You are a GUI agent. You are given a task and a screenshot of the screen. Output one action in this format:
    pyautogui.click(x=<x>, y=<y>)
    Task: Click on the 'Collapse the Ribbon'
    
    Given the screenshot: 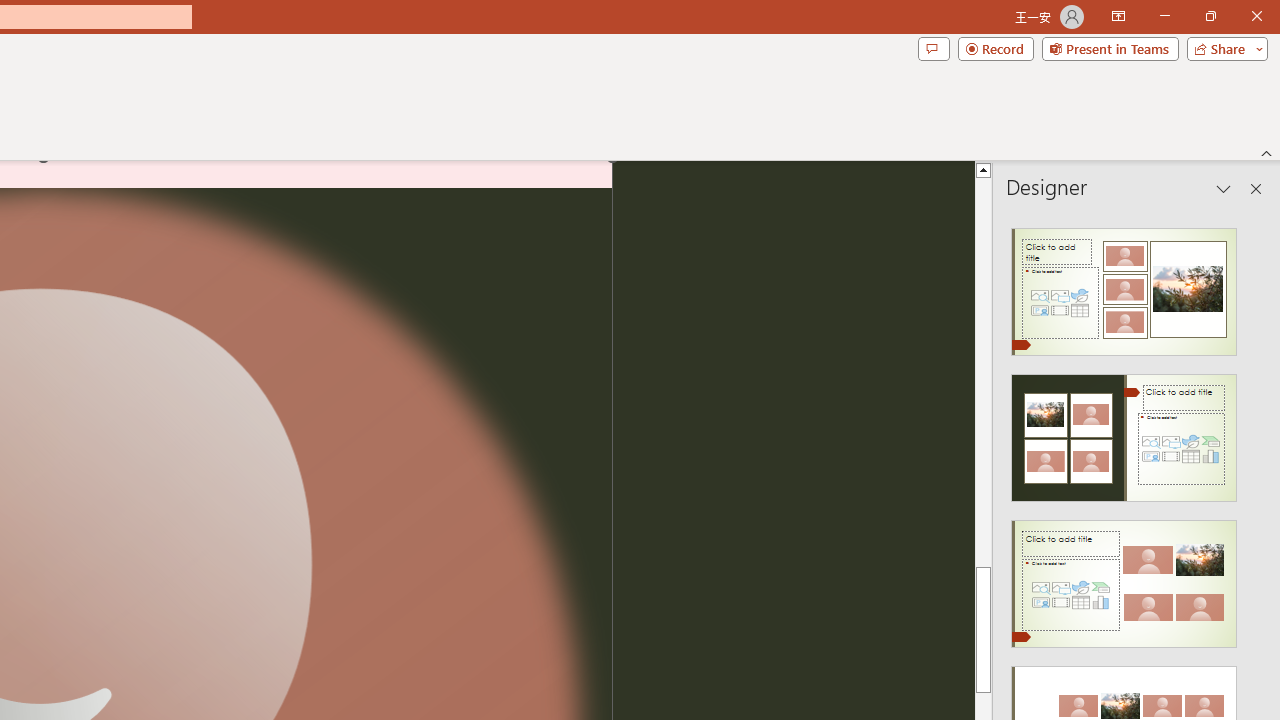 What is the action you would take?
    pyautogui.click(x=1266, y=152)
    